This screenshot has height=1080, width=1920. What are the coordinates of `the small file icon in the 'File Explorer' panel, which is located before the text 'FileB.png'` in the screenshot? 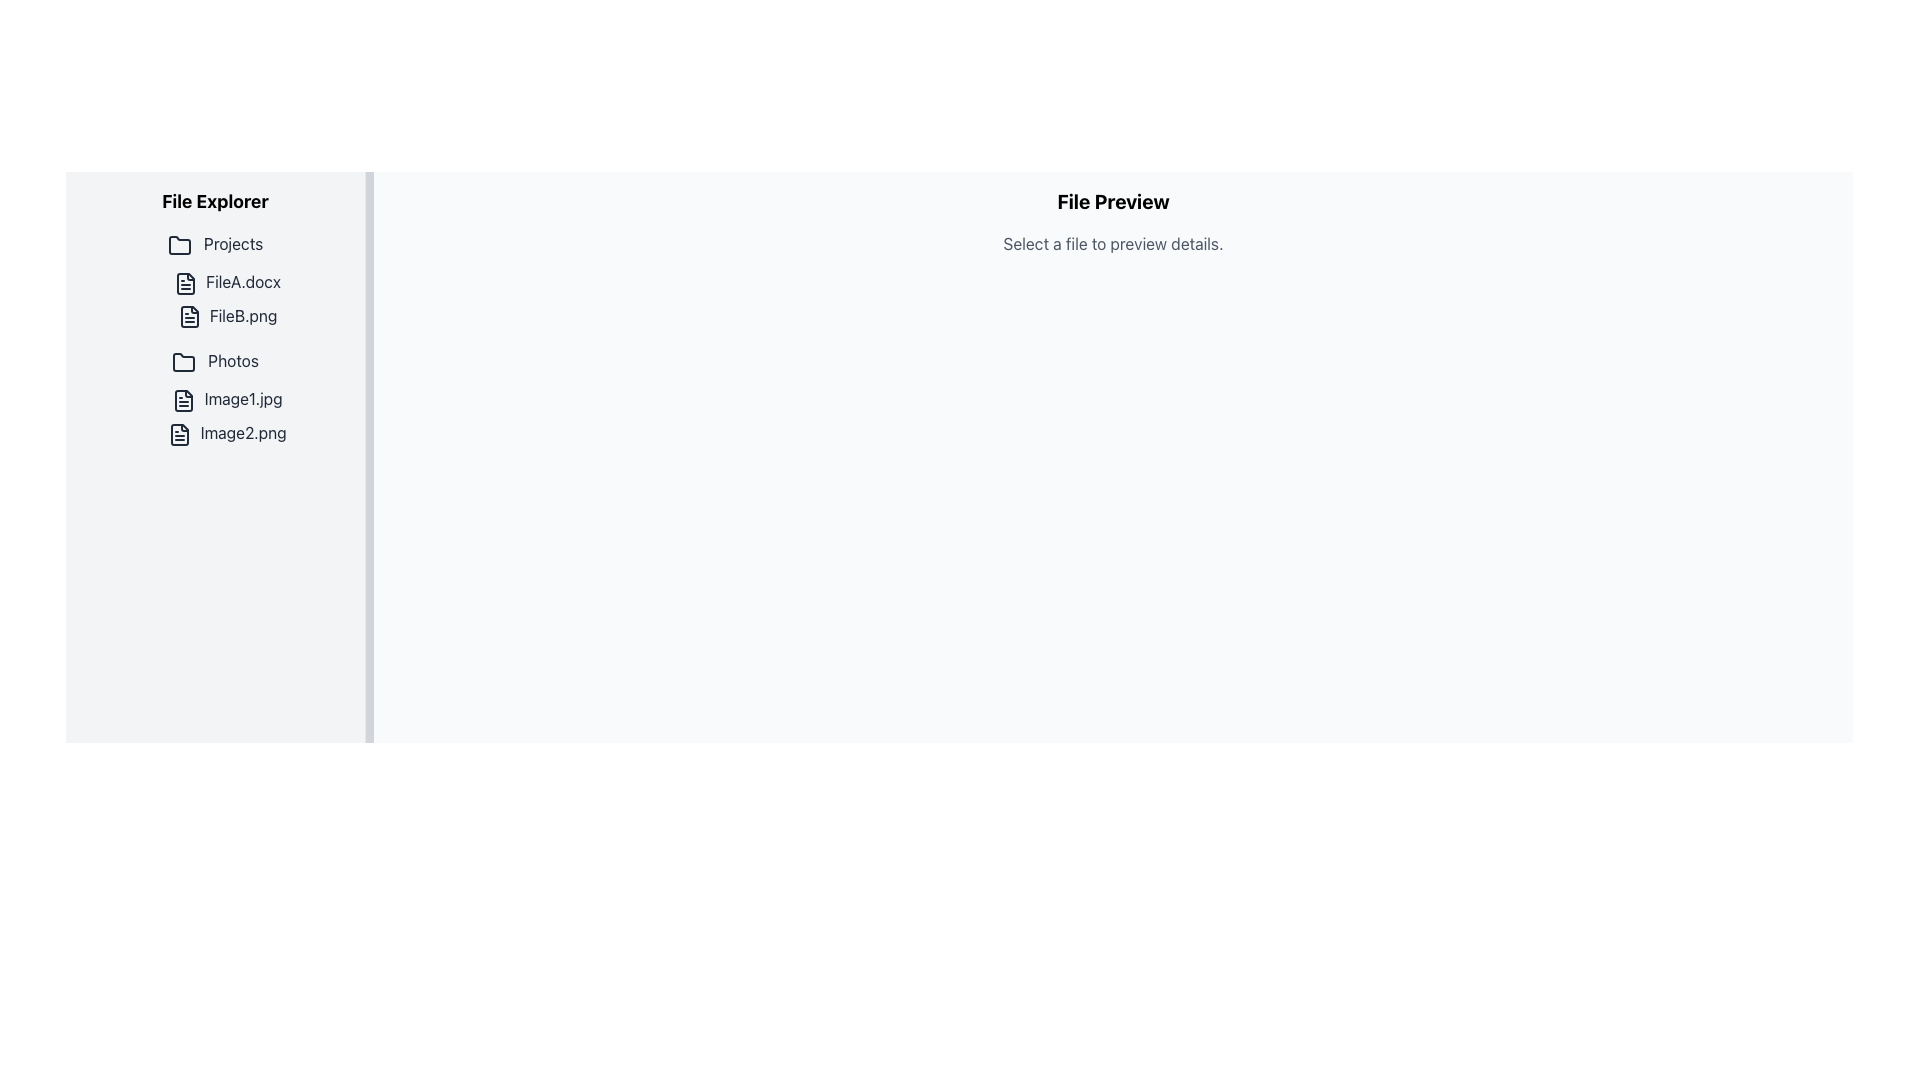 It's located at (189, 316).